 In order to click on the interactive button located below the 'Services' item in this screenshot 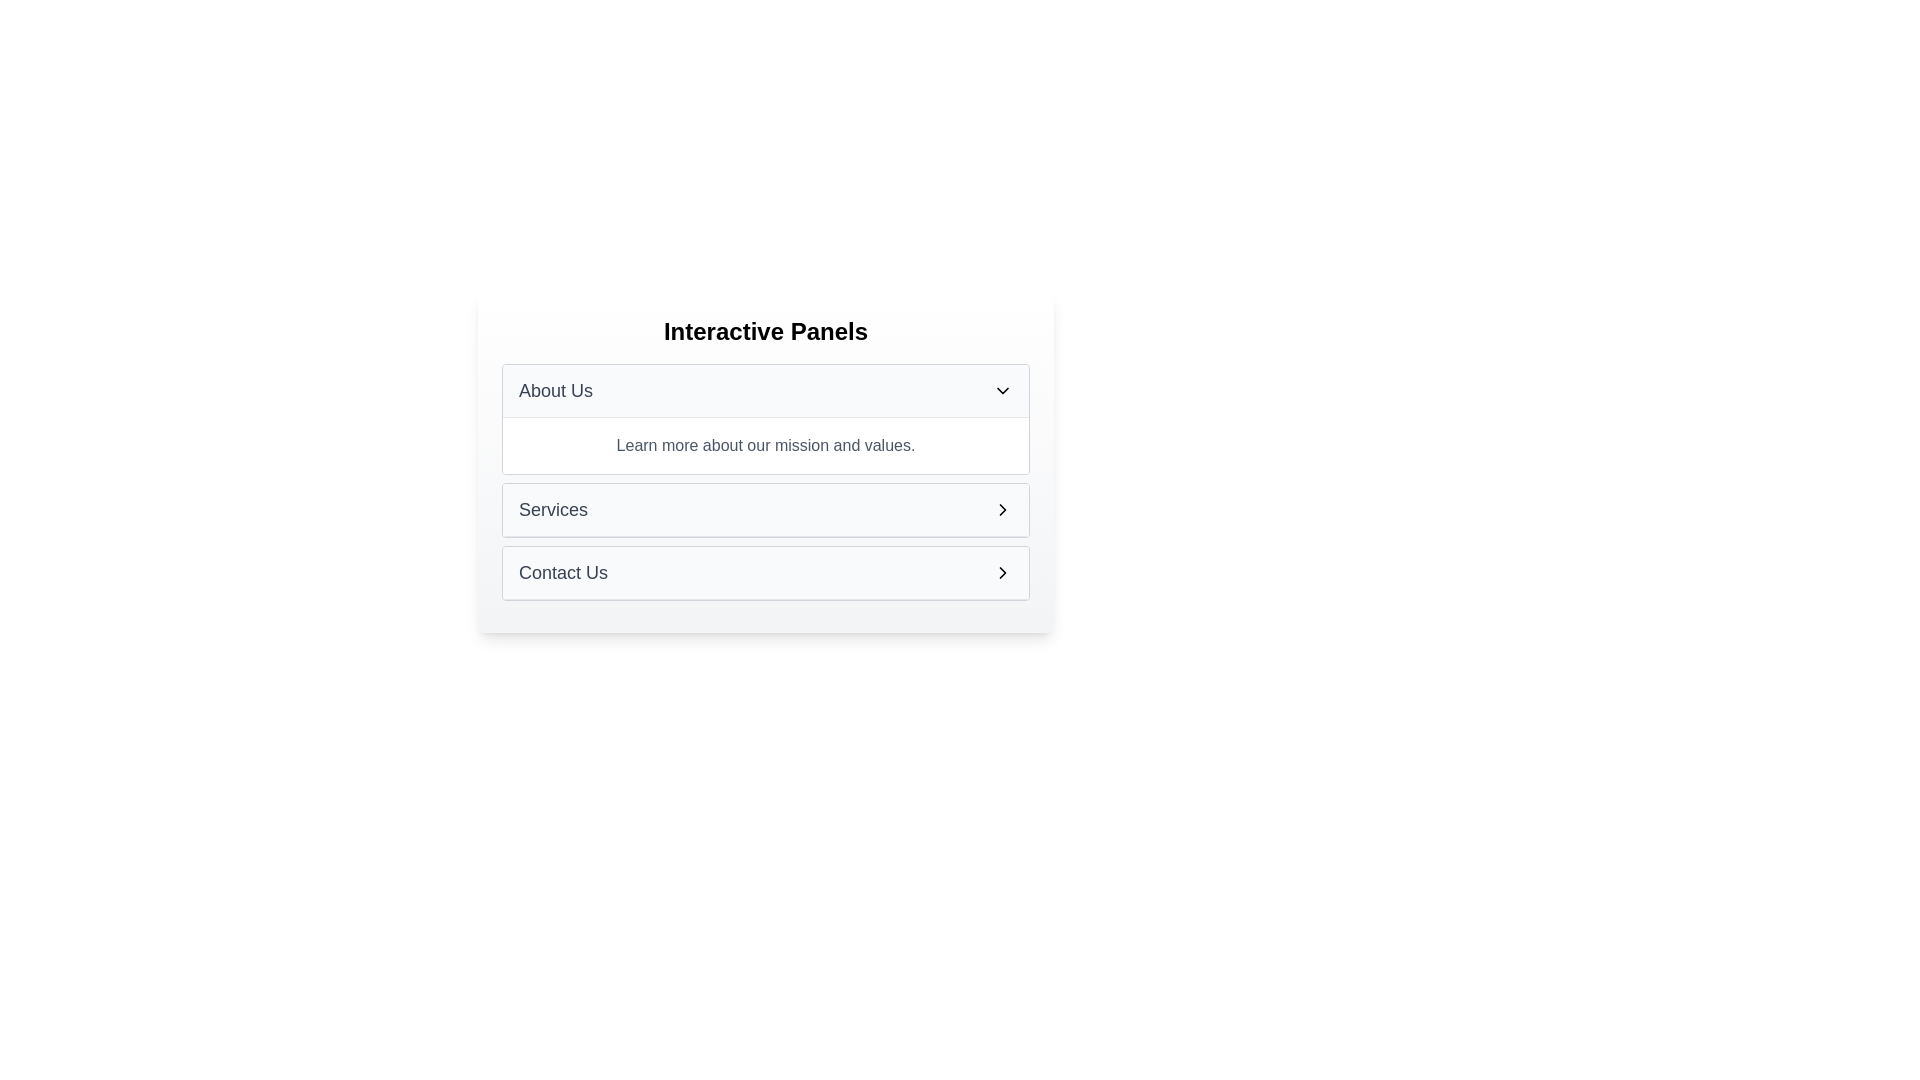, I will do `click(765, 573)`.